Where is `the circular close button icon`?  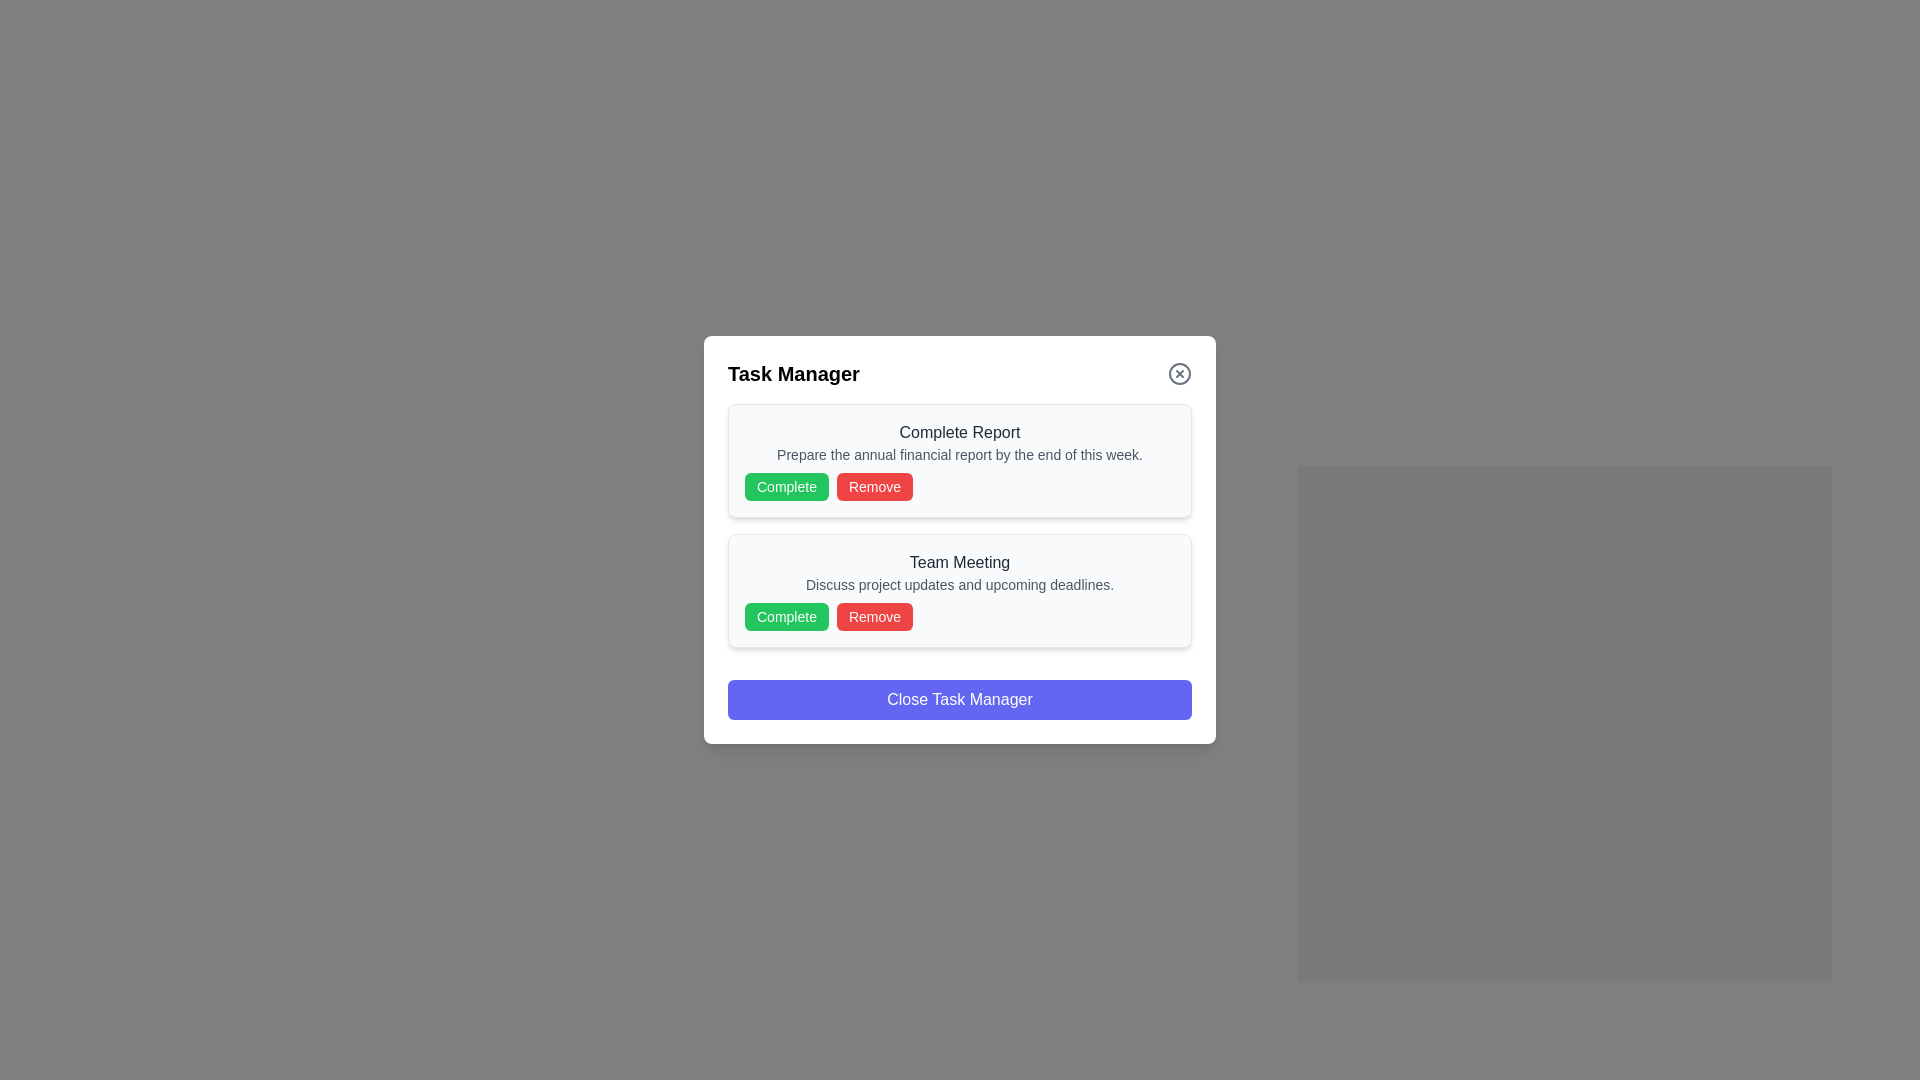
the circular close button icon is located at coordinates (1180, 374).